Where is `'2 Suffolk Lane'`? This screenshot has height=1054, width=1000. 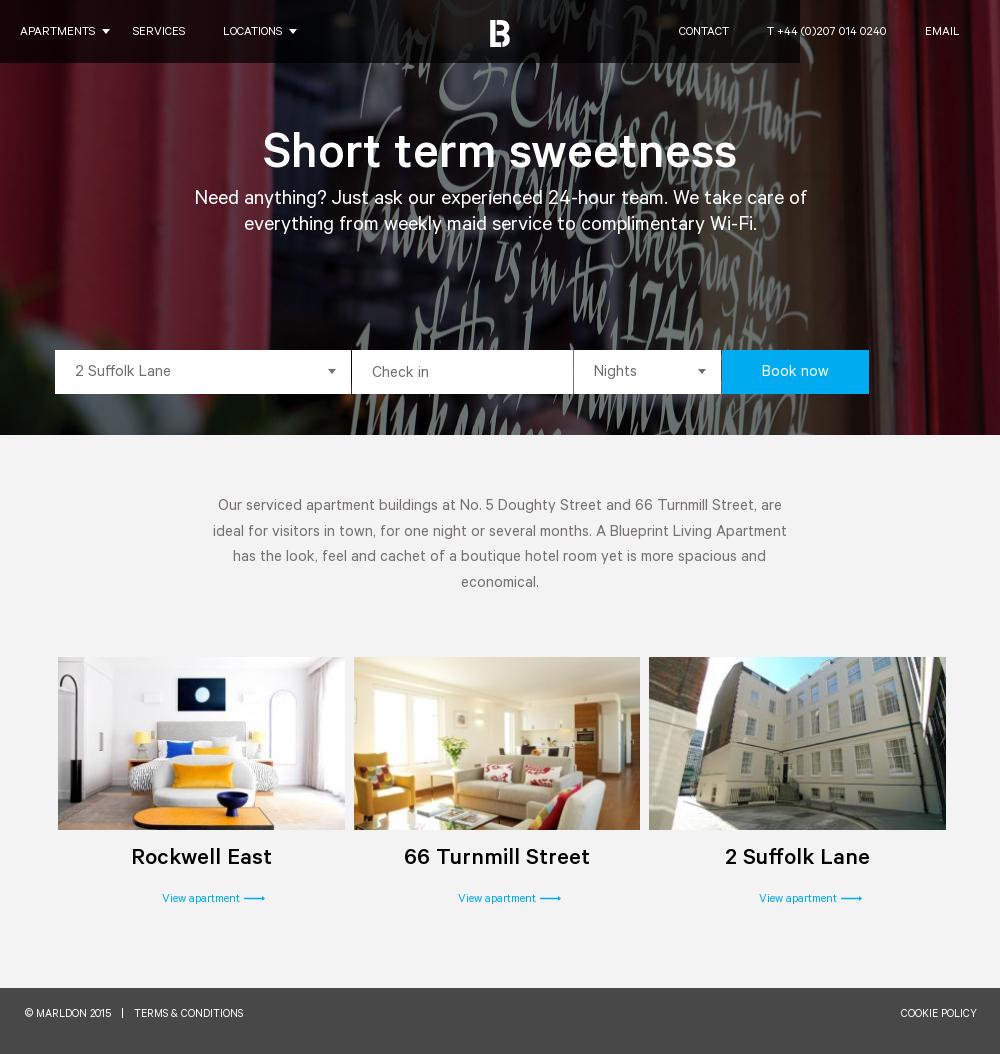 '2 Suffolk Lane' is located at coordinates (797, 860).